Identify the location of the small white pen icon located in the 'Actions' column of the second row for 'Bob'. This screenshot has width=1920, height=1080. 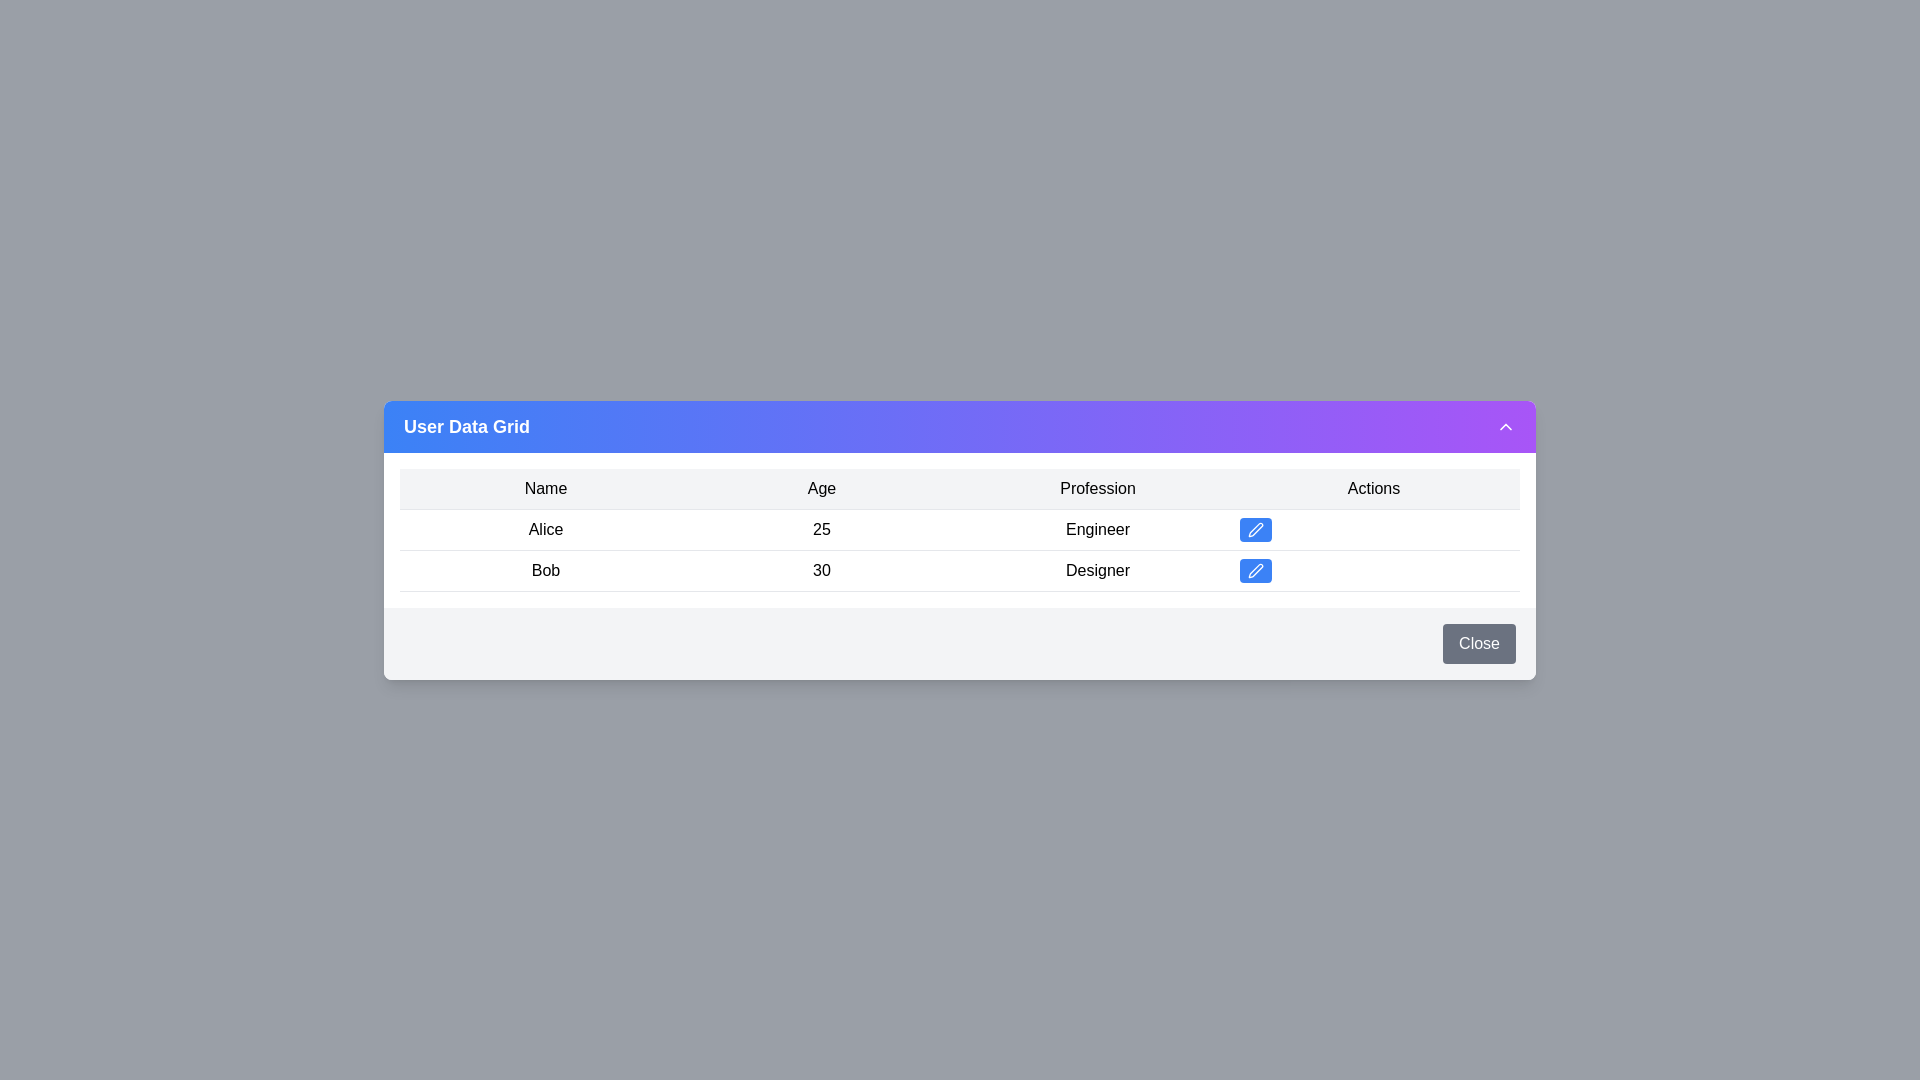
(1255, 570).